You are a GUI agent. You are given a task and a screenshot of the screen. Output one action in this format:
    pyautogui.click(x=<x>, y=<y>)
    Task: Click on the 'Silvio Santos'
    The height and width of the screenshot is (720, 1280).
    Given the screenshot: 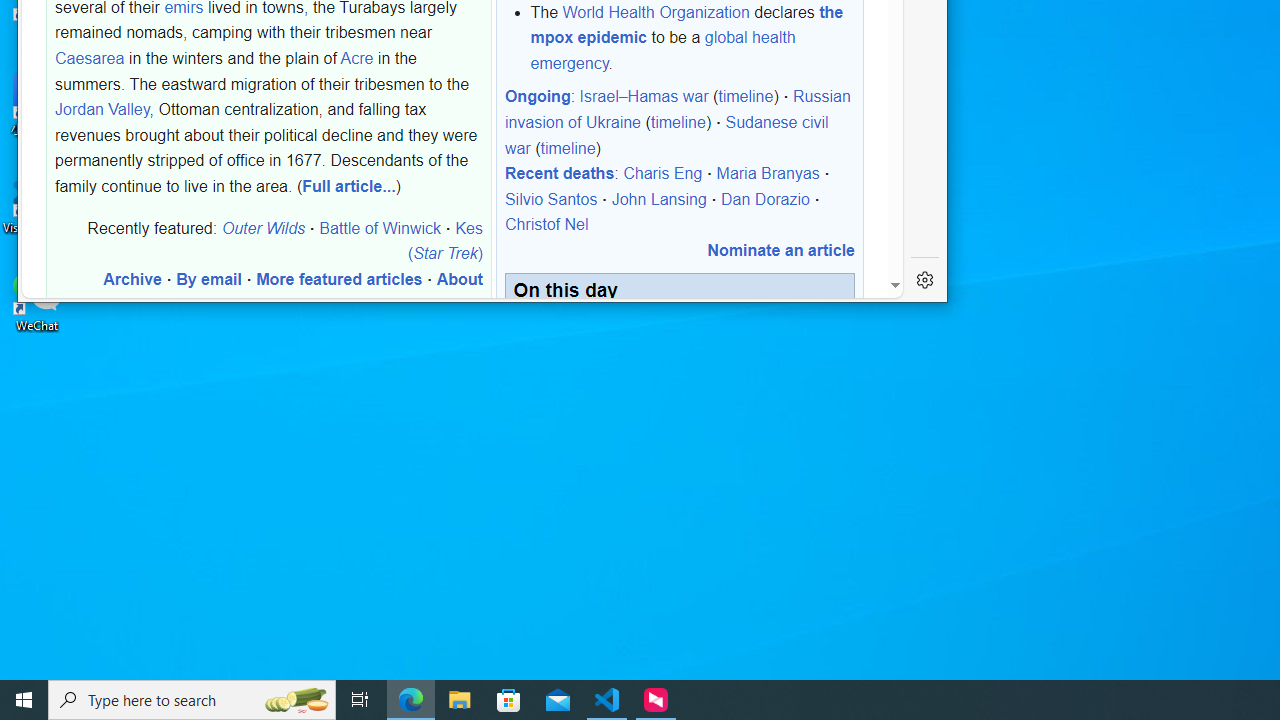 What is the action you would take?
    pyautogui.click(x=551, y=199)
    